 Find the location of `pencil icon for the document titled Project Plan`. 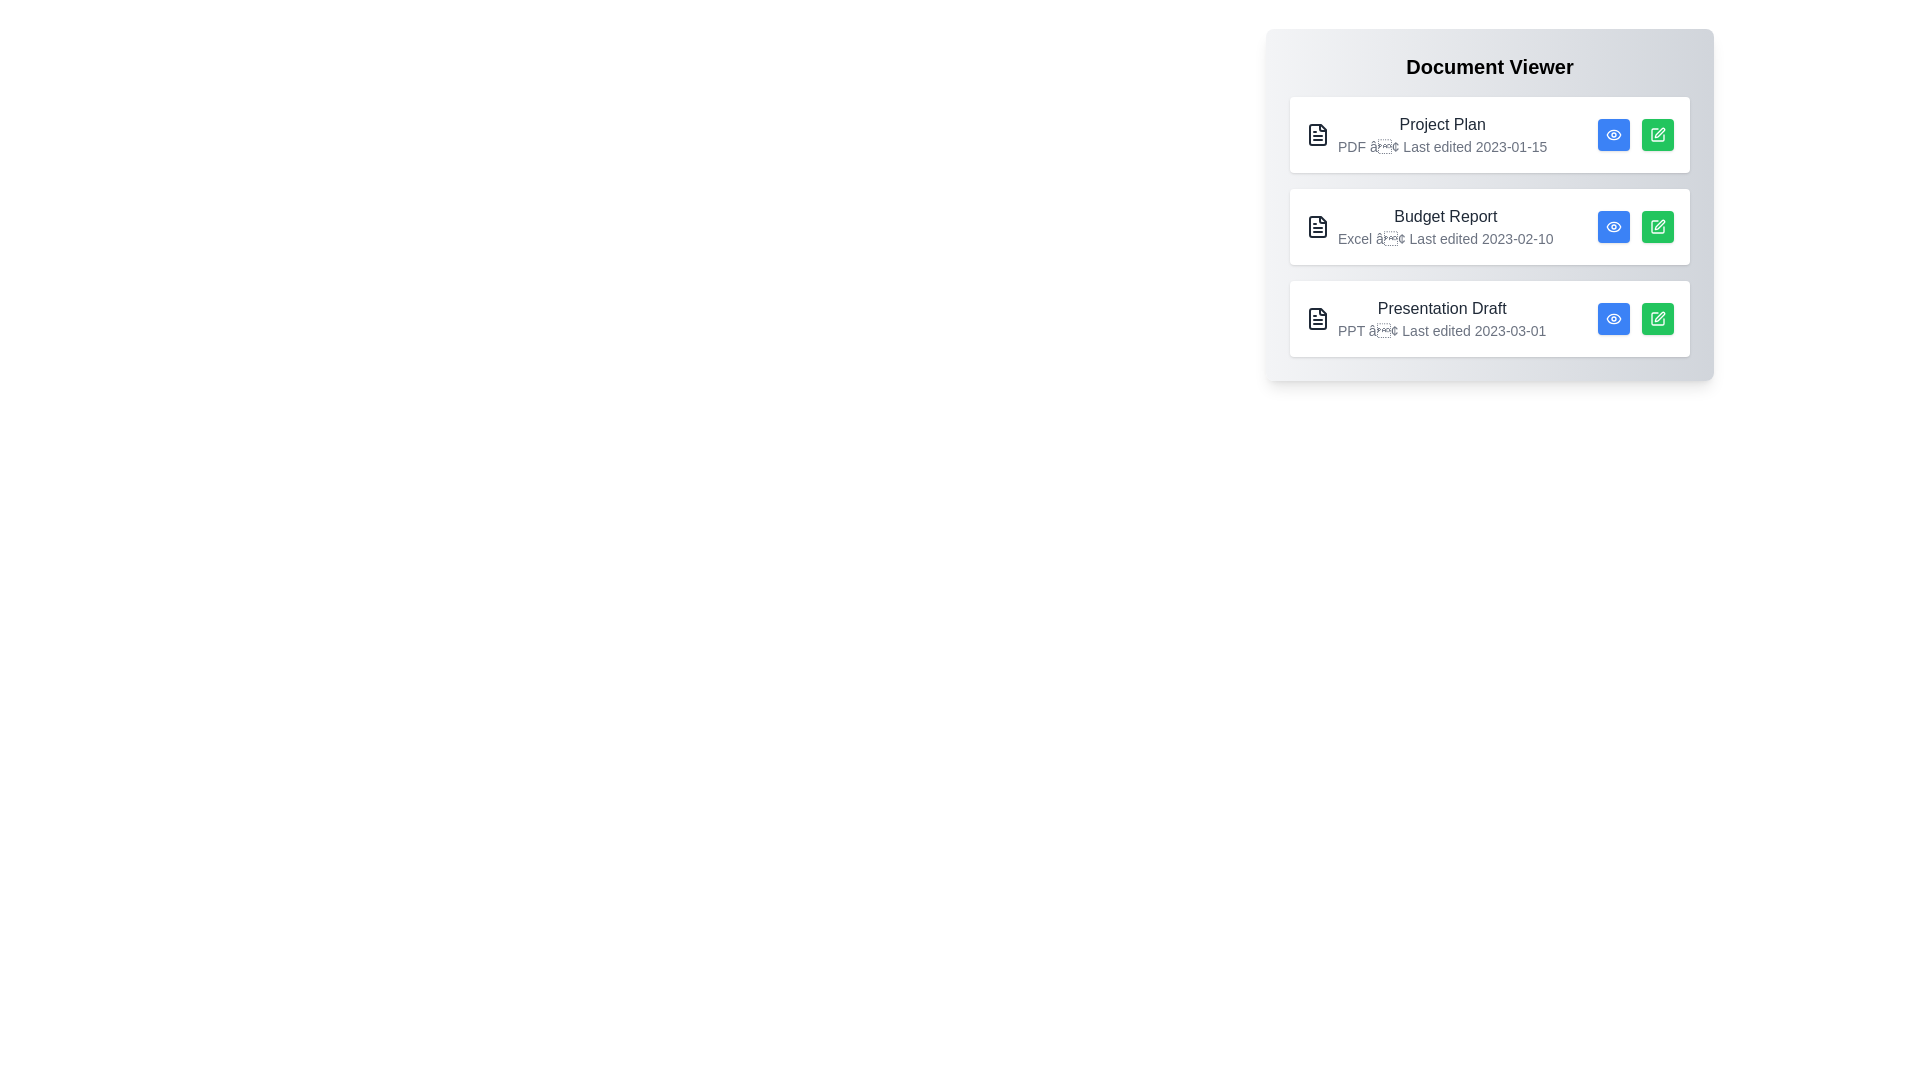

pencil icon for the document titled Project Plan is located at coordinates (1657, 135).